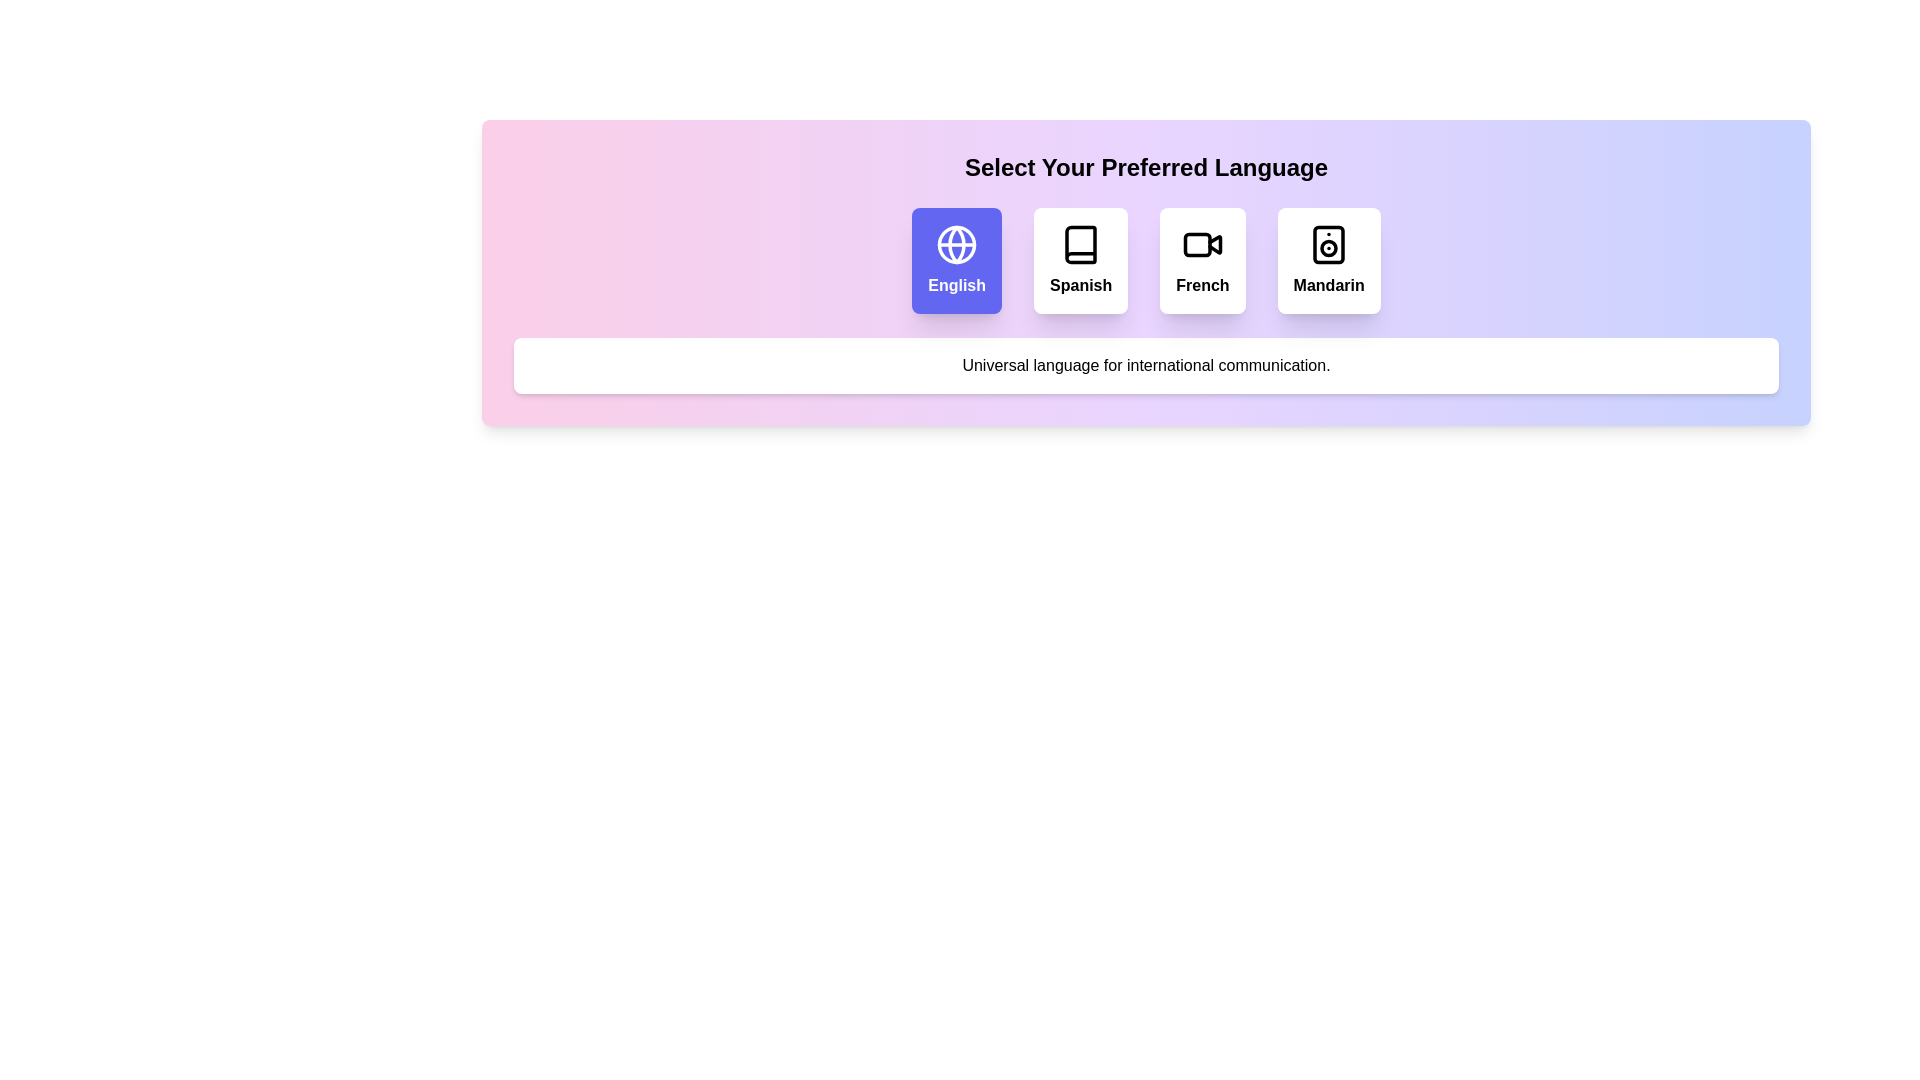 Image resolution: width=1920 pixels, height=1080 pixels. What do you see at coordinates (1329, 260) in the screenshot?
I see `the language button corresponding to Mandarin` at bounding box center [1329, 260].